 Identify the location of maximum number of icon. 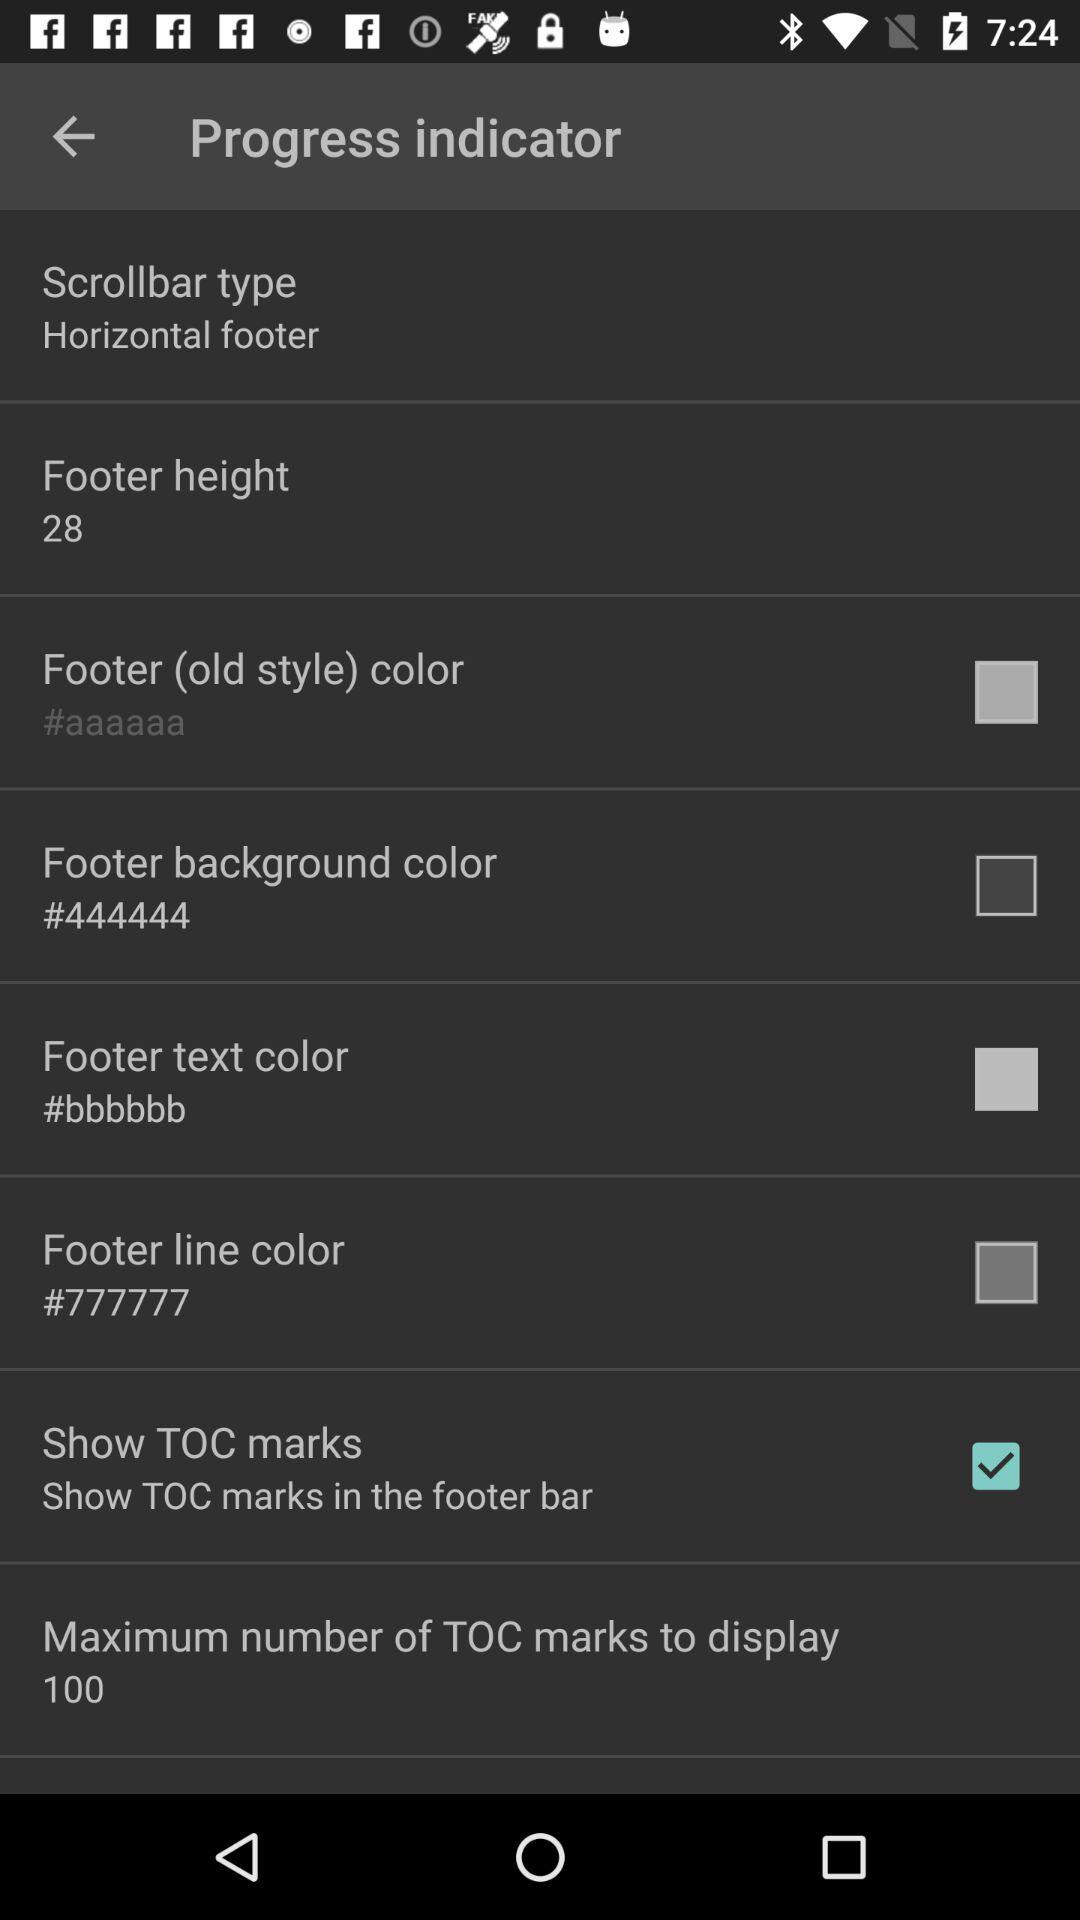
(439, 1635).